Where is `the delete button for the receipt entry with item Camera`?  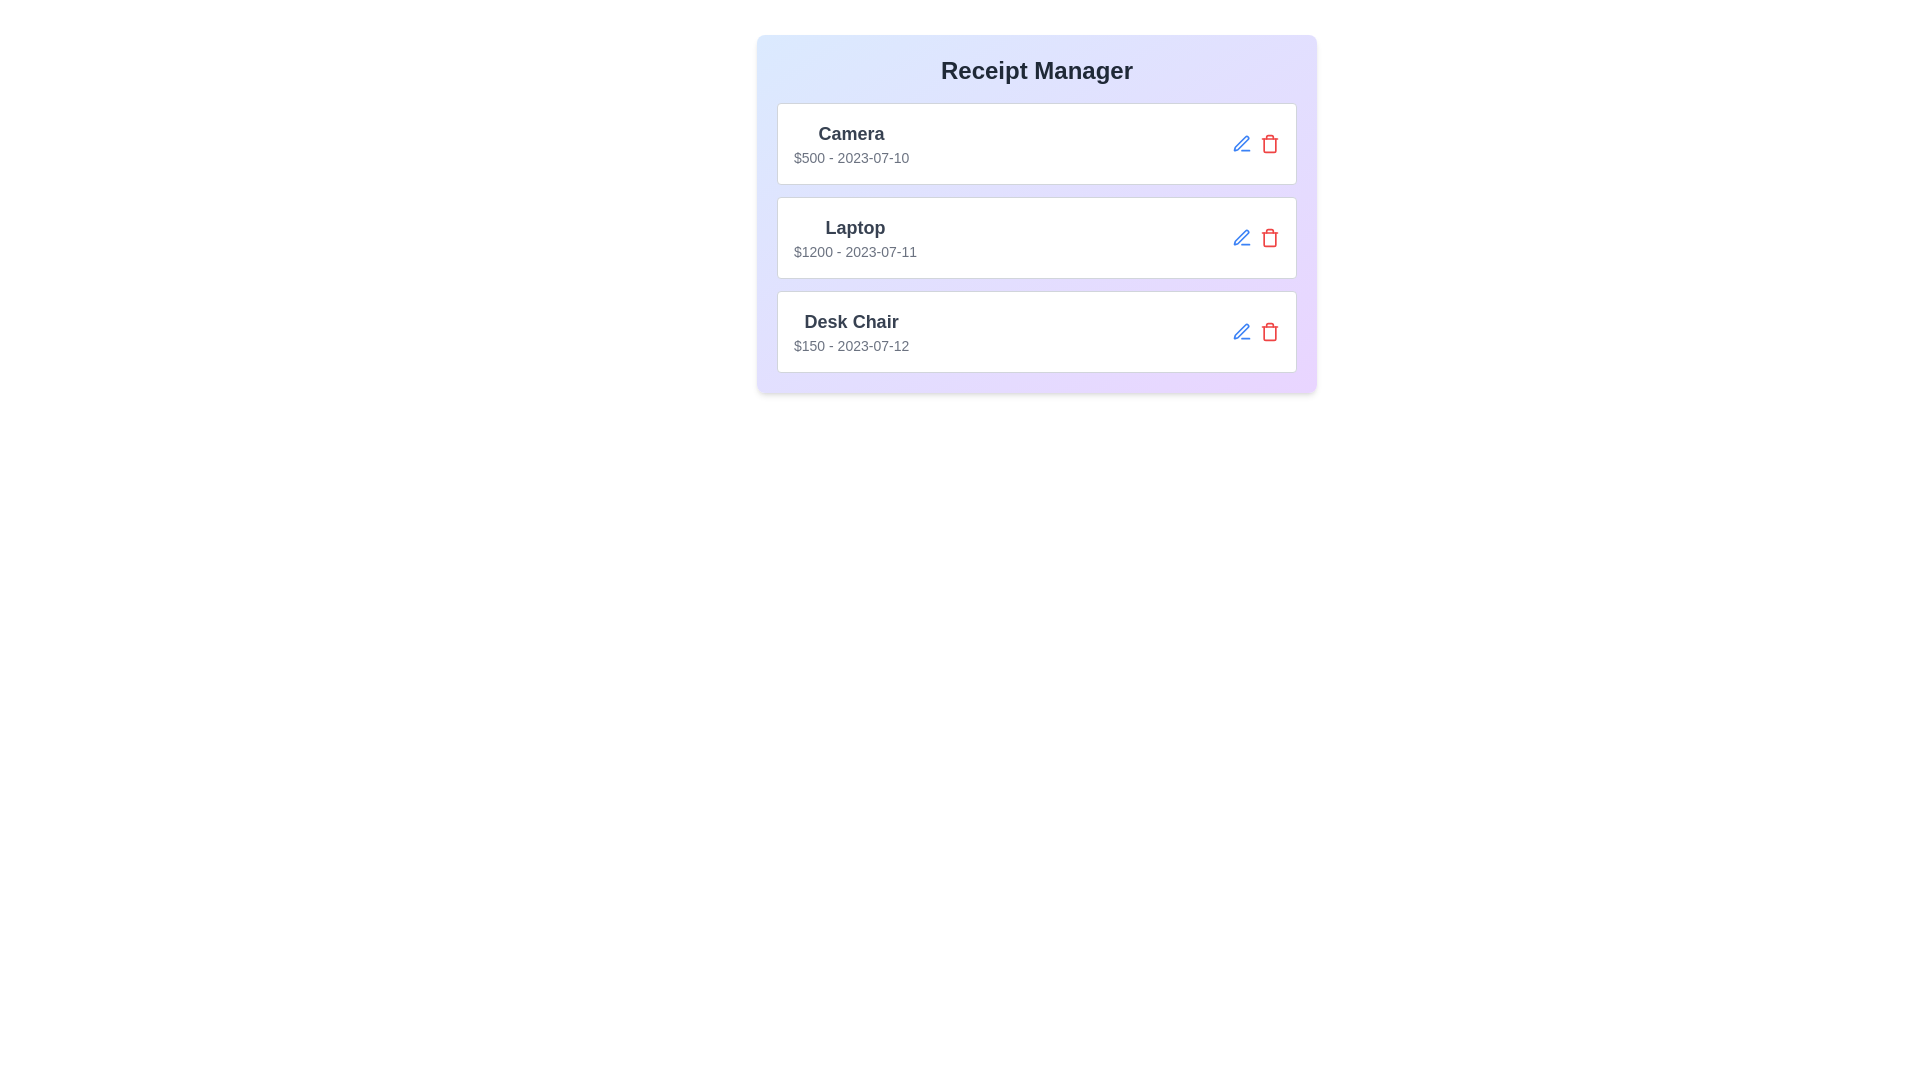 the delete button for the receipt entry with item Camera is located at coordinates (1269, 142).